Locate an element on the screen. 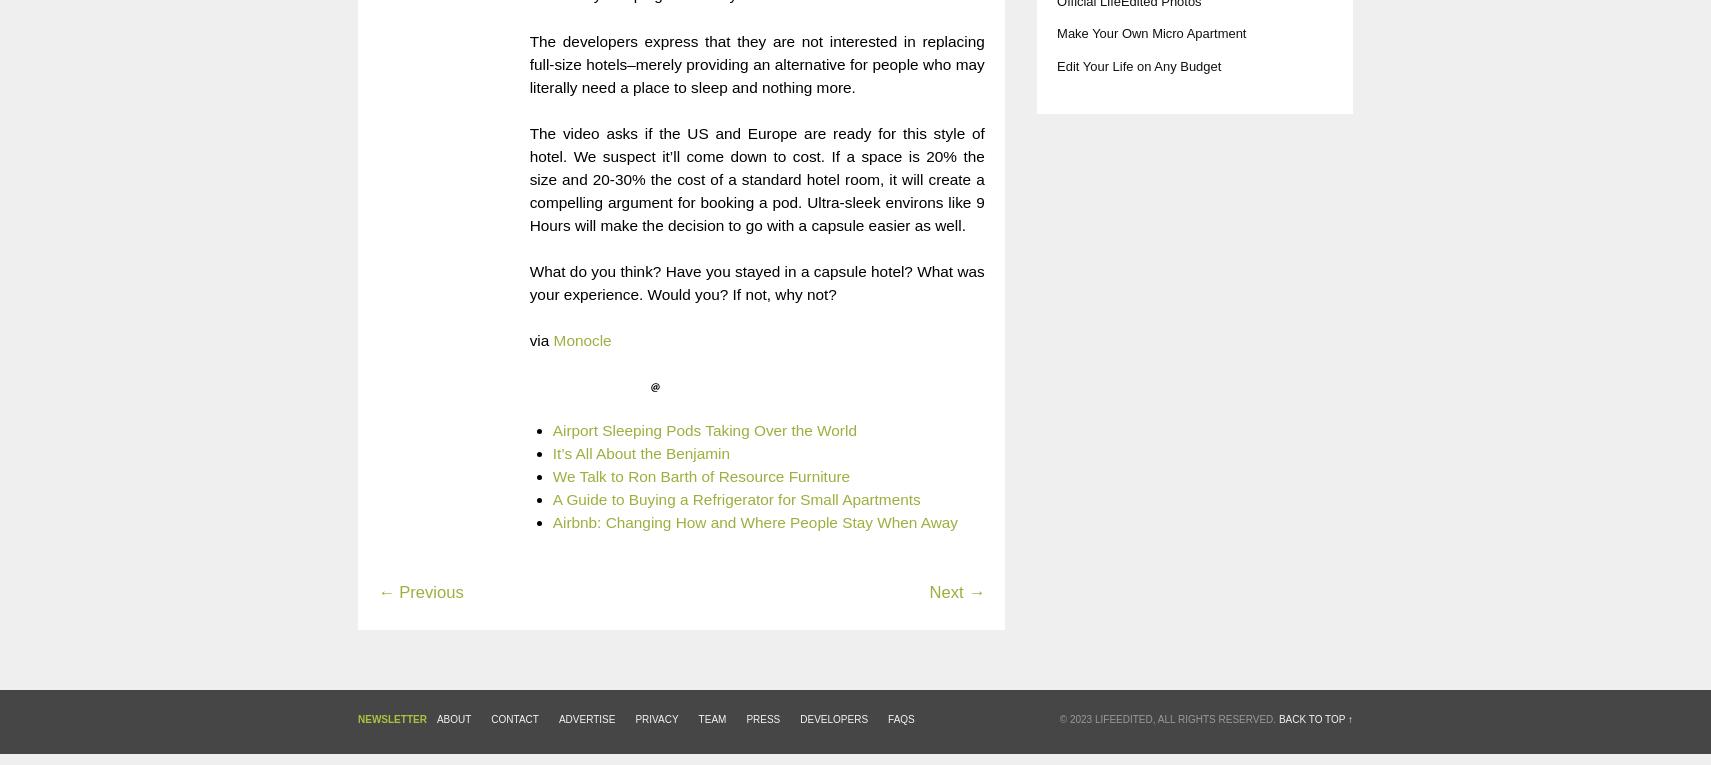 The width and height of the screenshot is (1711, 765). 't' is located at coordinates (1216, 66).